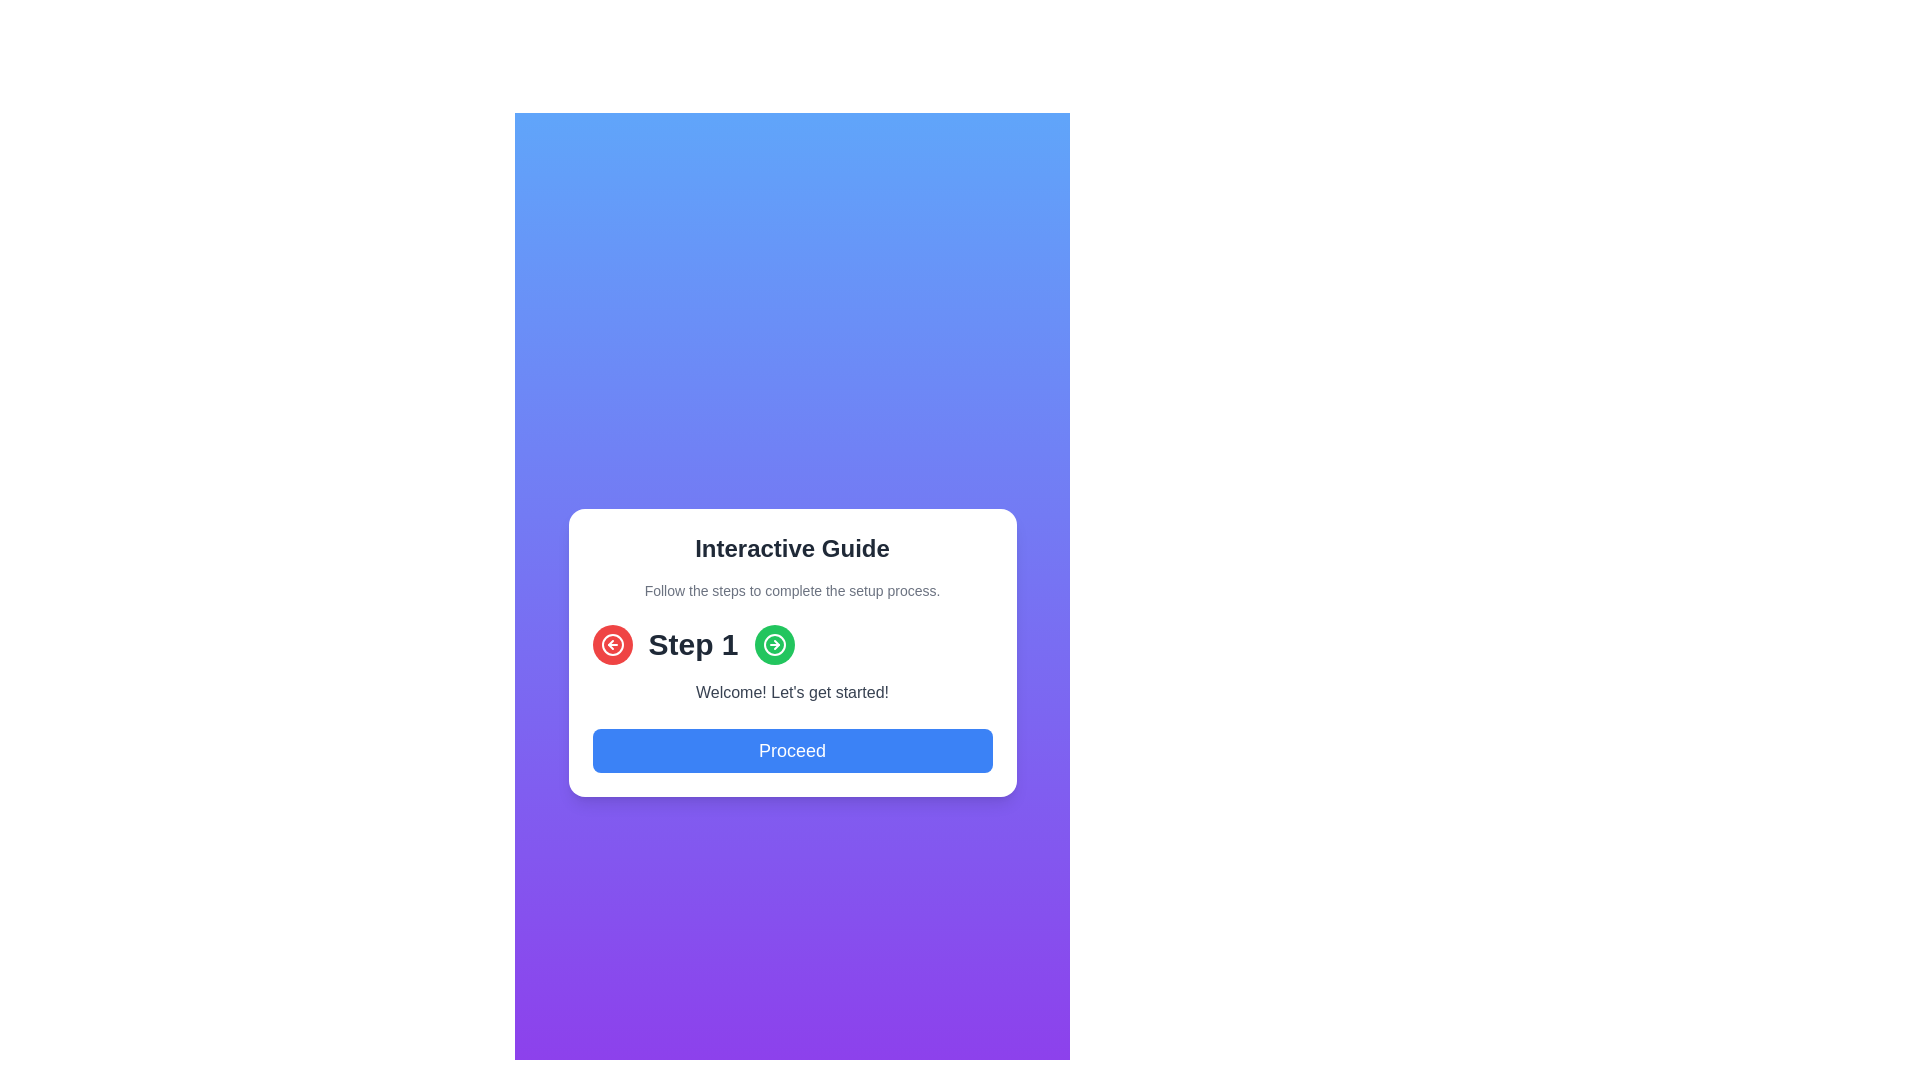  Describe the element at coordinates (773, 644) in the screenshot. I see `design structure of the circular graphical component that is part of the button-like icon located to the right of the 'Step 1' text section` at that location.